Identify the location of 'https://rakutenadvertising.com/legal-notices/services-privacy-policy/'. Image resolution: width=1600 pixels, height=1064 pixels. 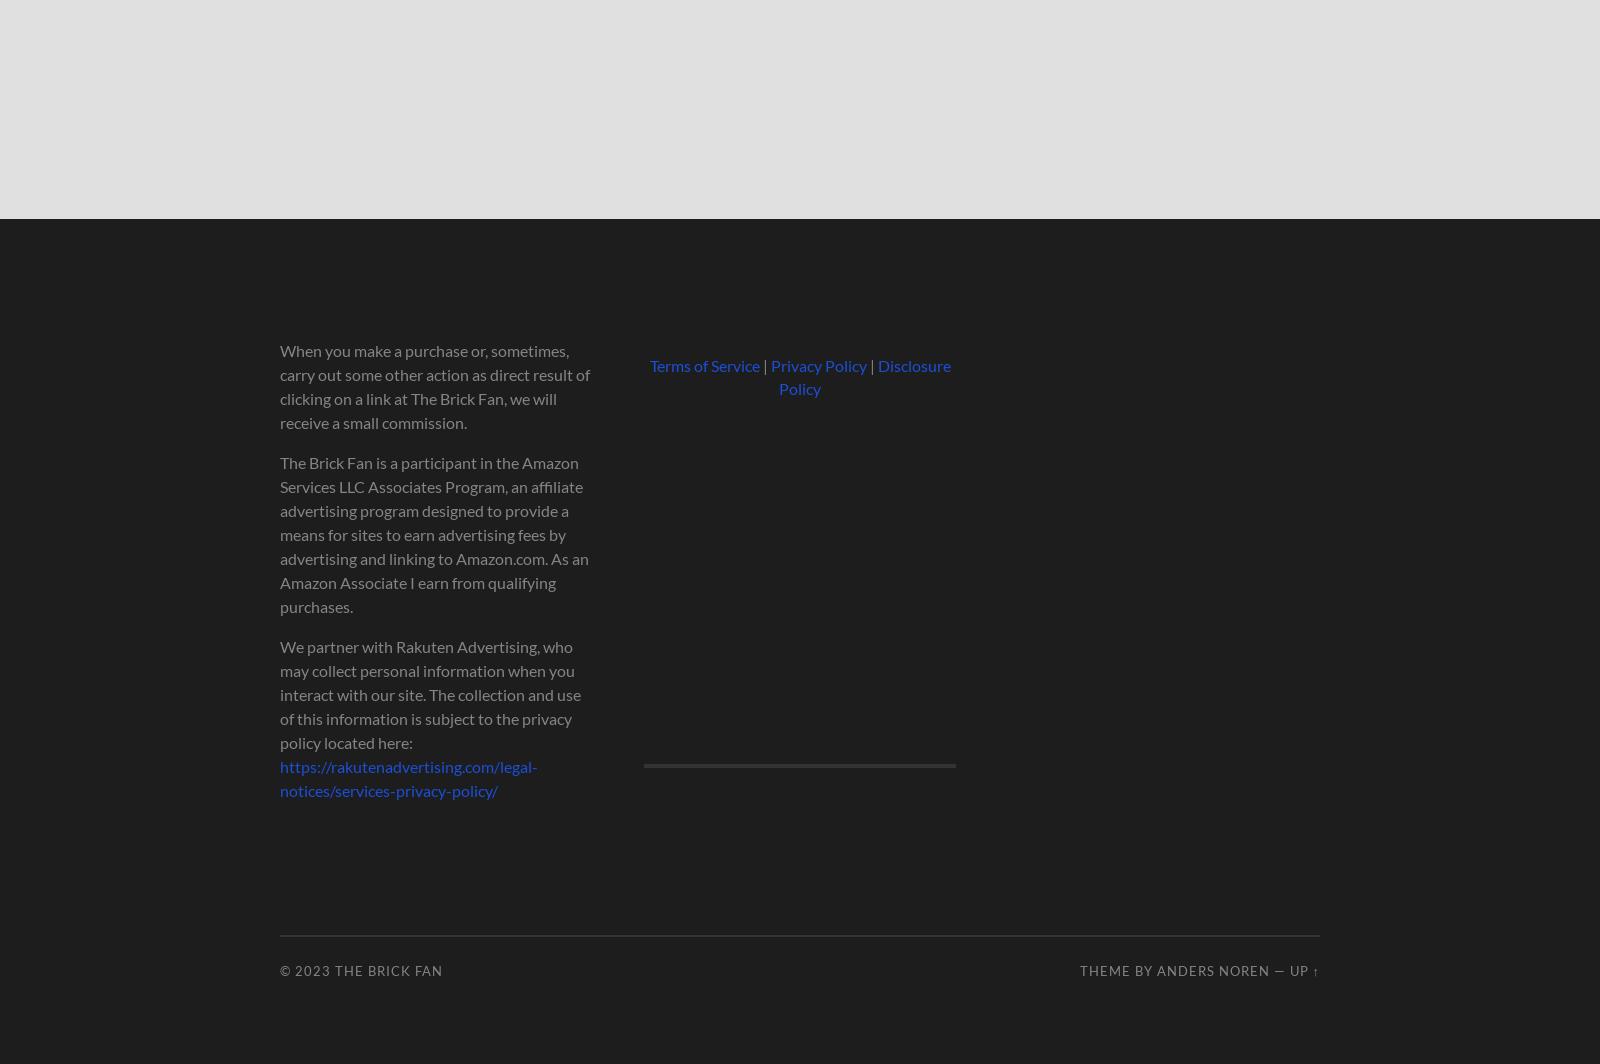
(407, 778).